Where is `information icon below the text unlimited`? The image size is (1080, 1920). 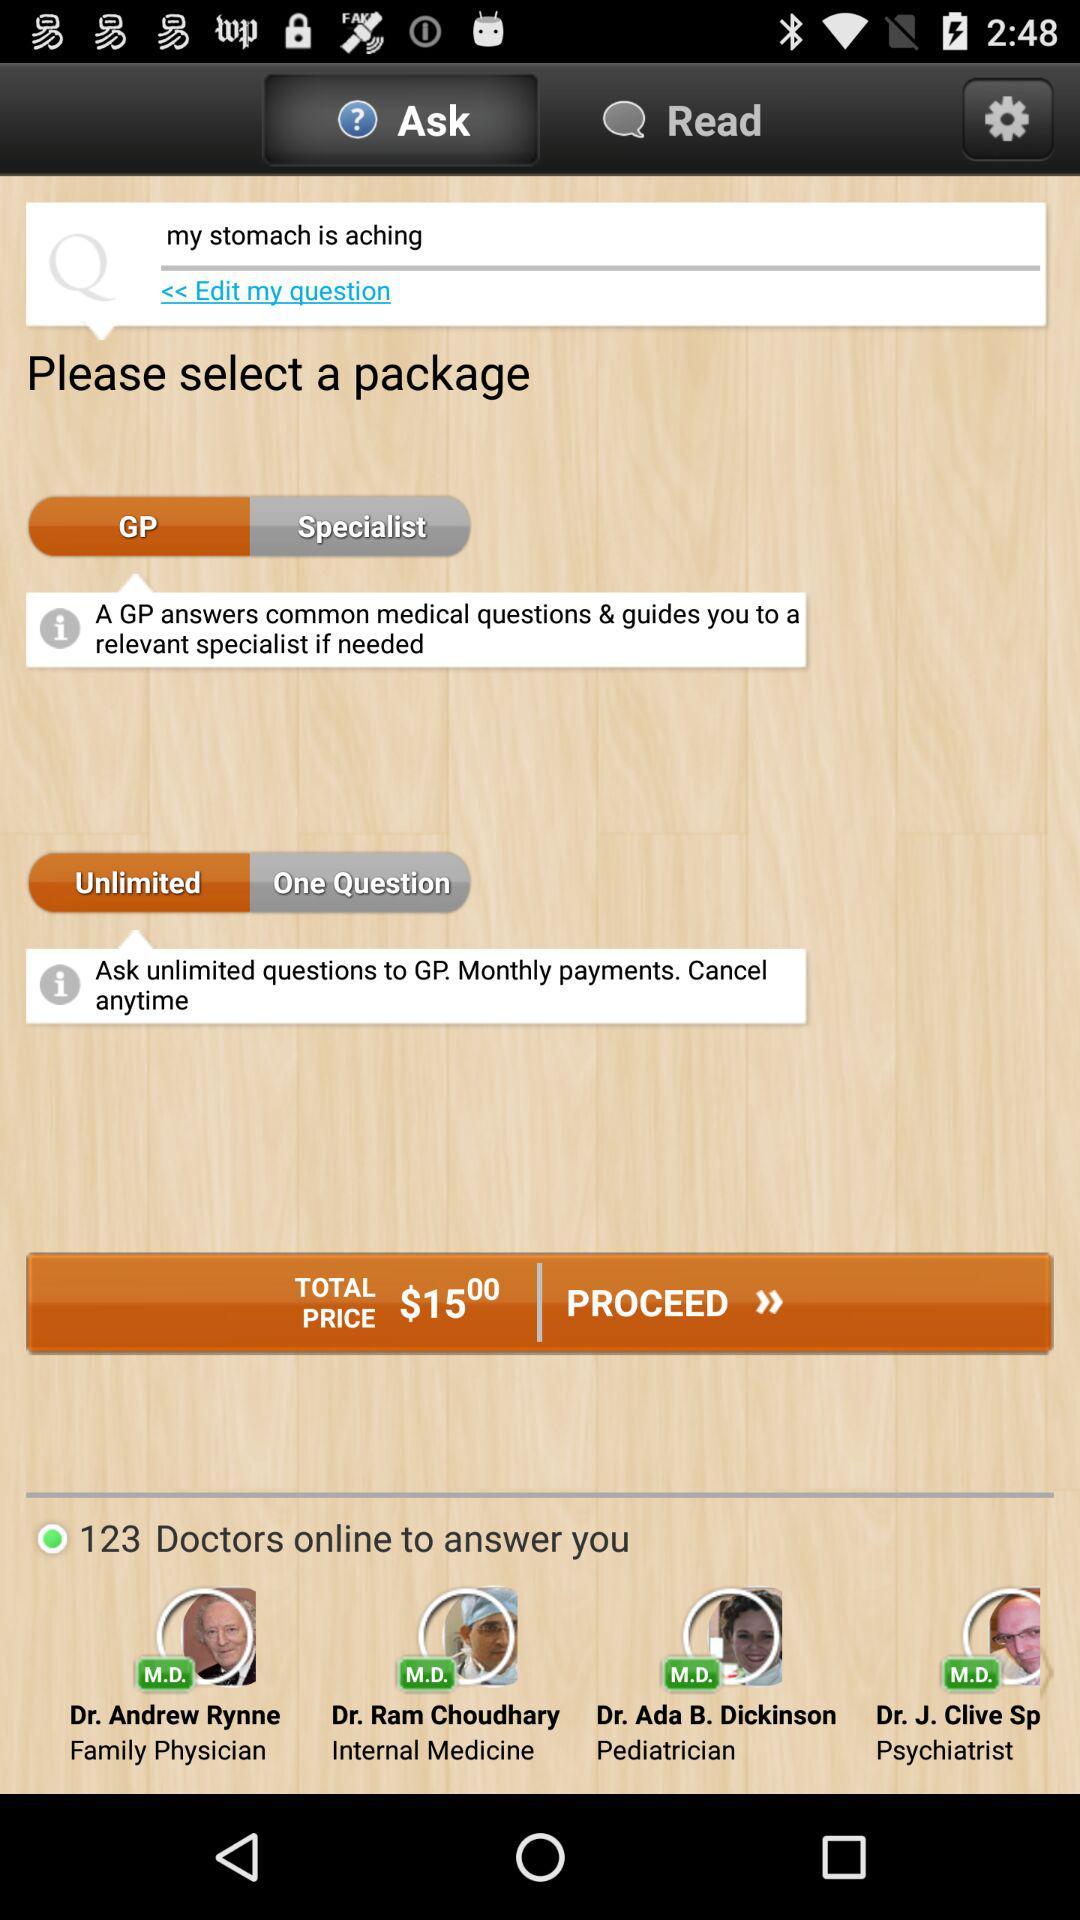 information icon below the text unlimited is located at coordinates (60, 984).